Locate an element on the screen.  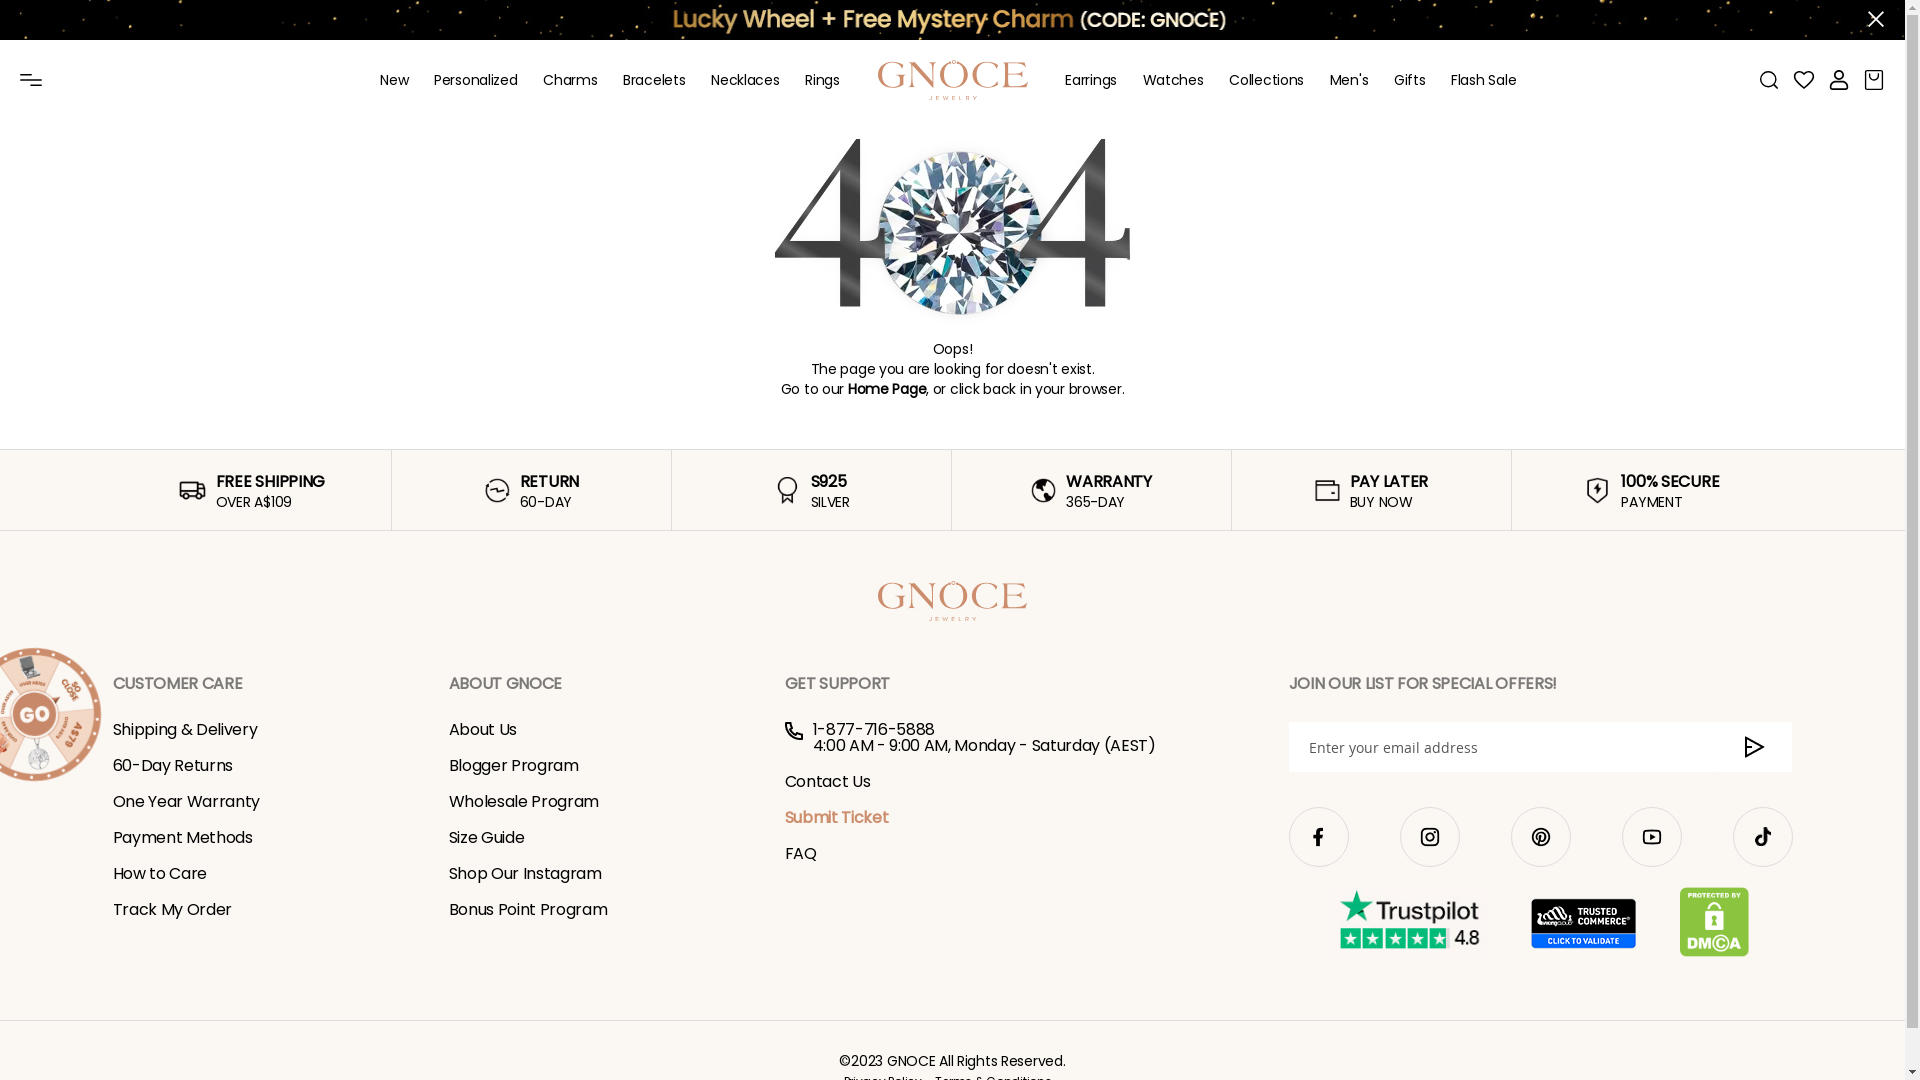
'Bonus Point Program' is located at coordinates (527, 909).